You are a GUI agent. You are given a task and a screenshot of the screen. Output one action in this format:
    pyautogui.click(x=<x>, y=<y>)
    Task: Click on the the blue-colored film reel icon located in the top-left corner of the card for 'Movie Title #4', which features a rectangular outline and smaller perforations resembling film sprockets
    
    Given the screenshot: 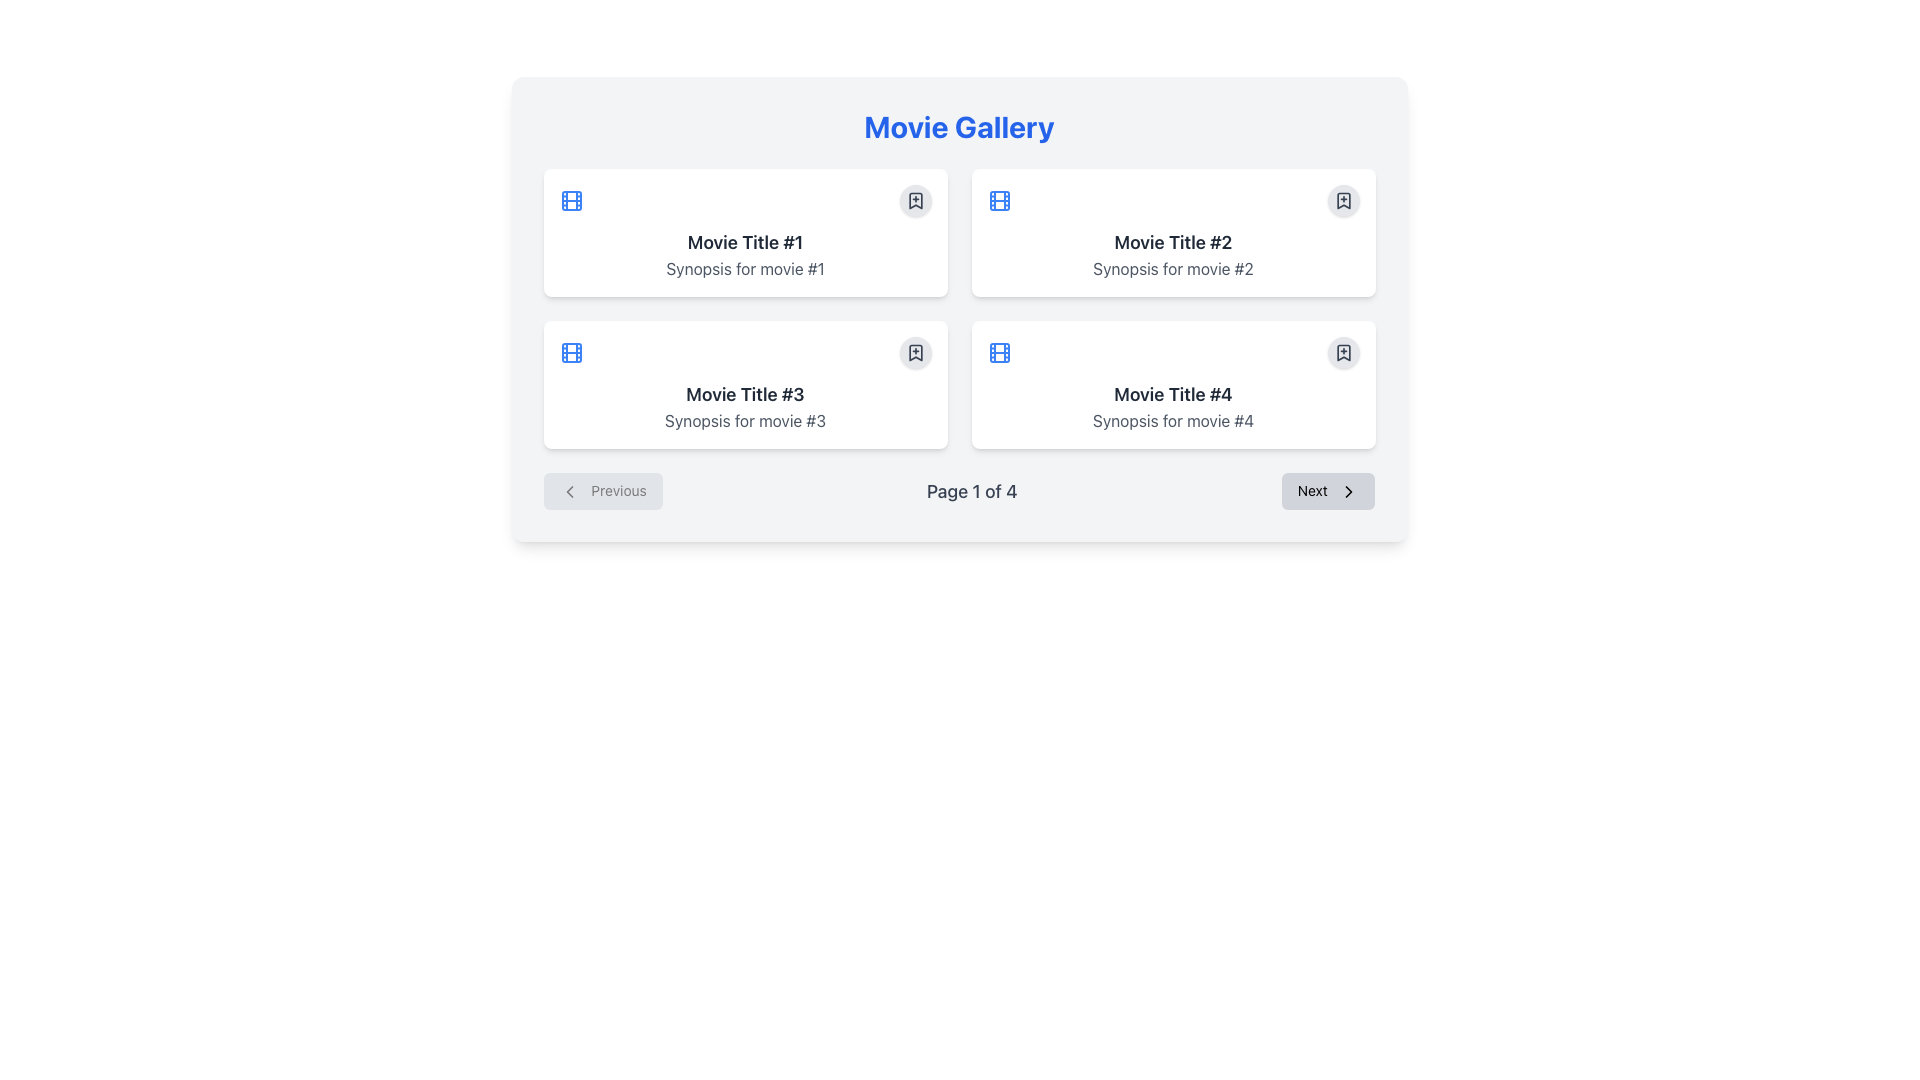 What is the action you would take?
    pyautogui.click(x=999, y=352)
    